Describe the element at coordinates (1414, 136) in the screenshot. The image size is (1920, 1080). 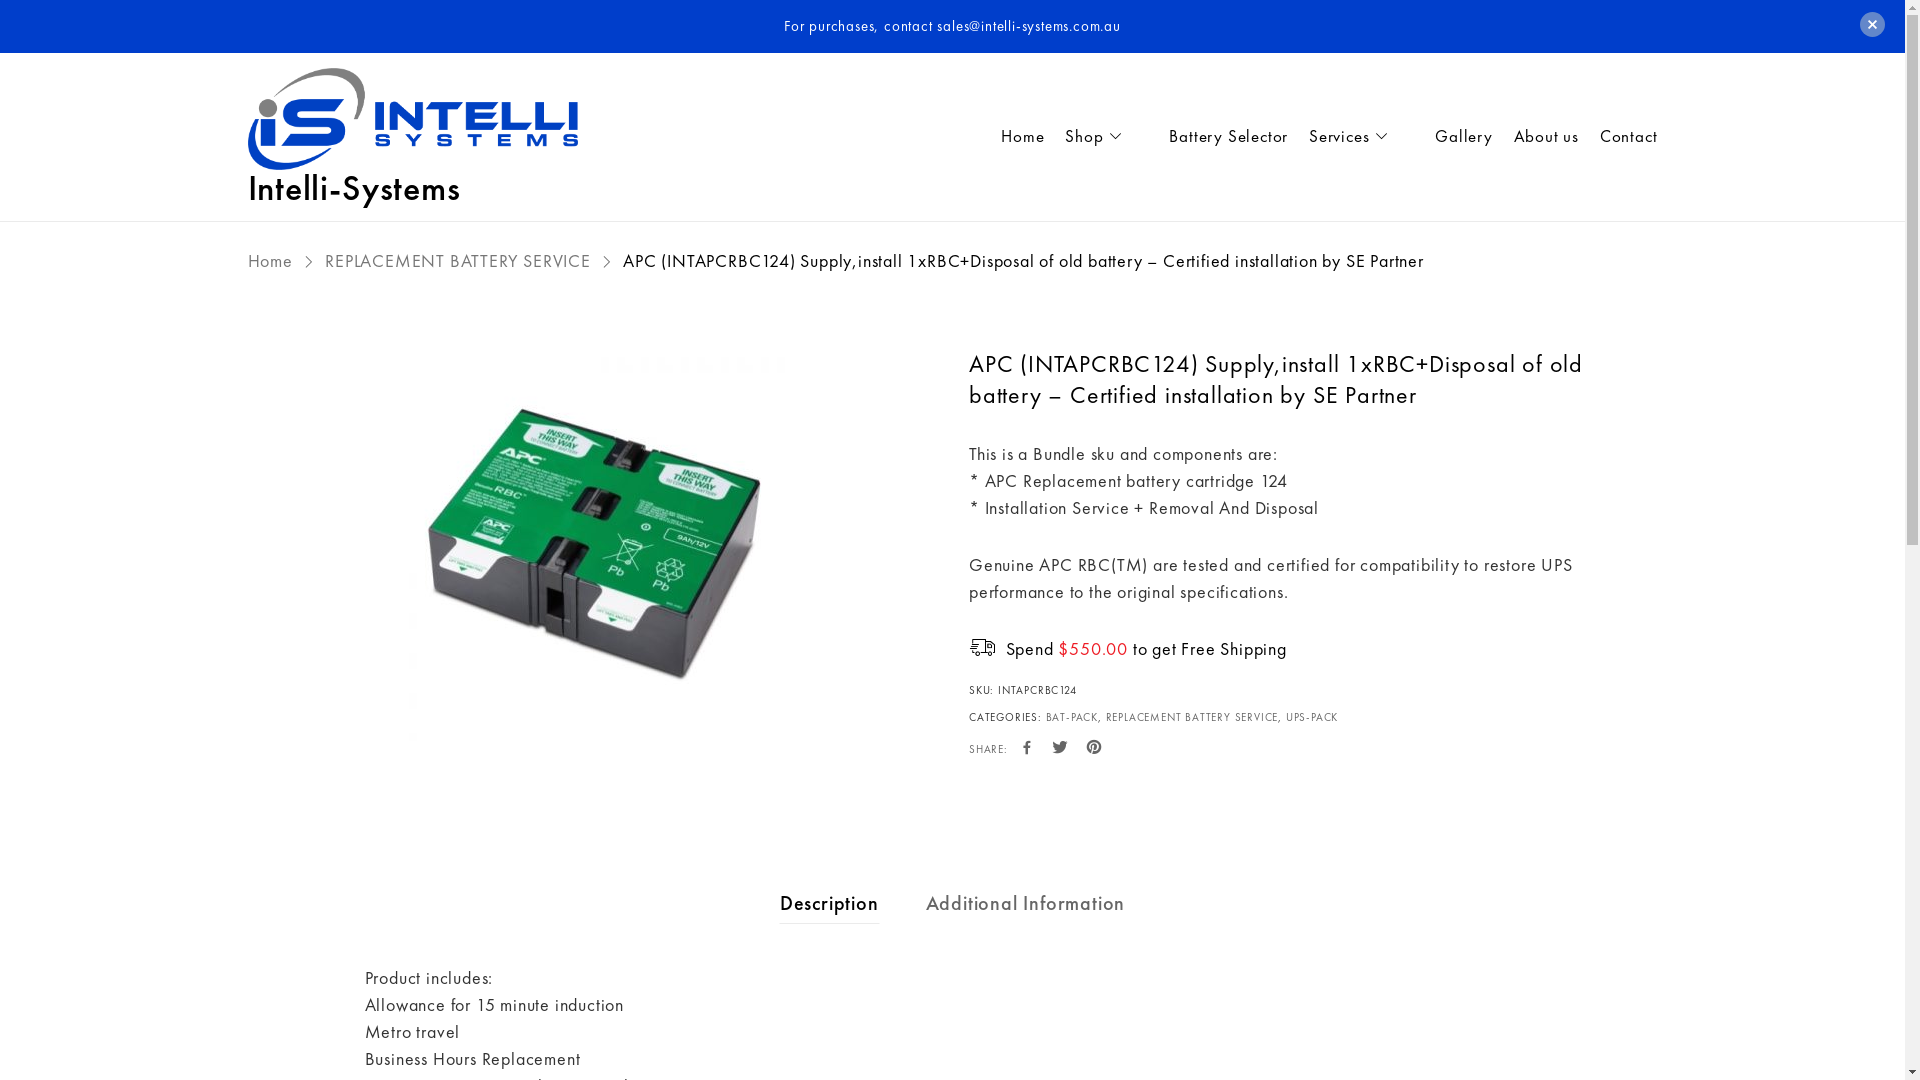
I see `'Gallery'` at that location.